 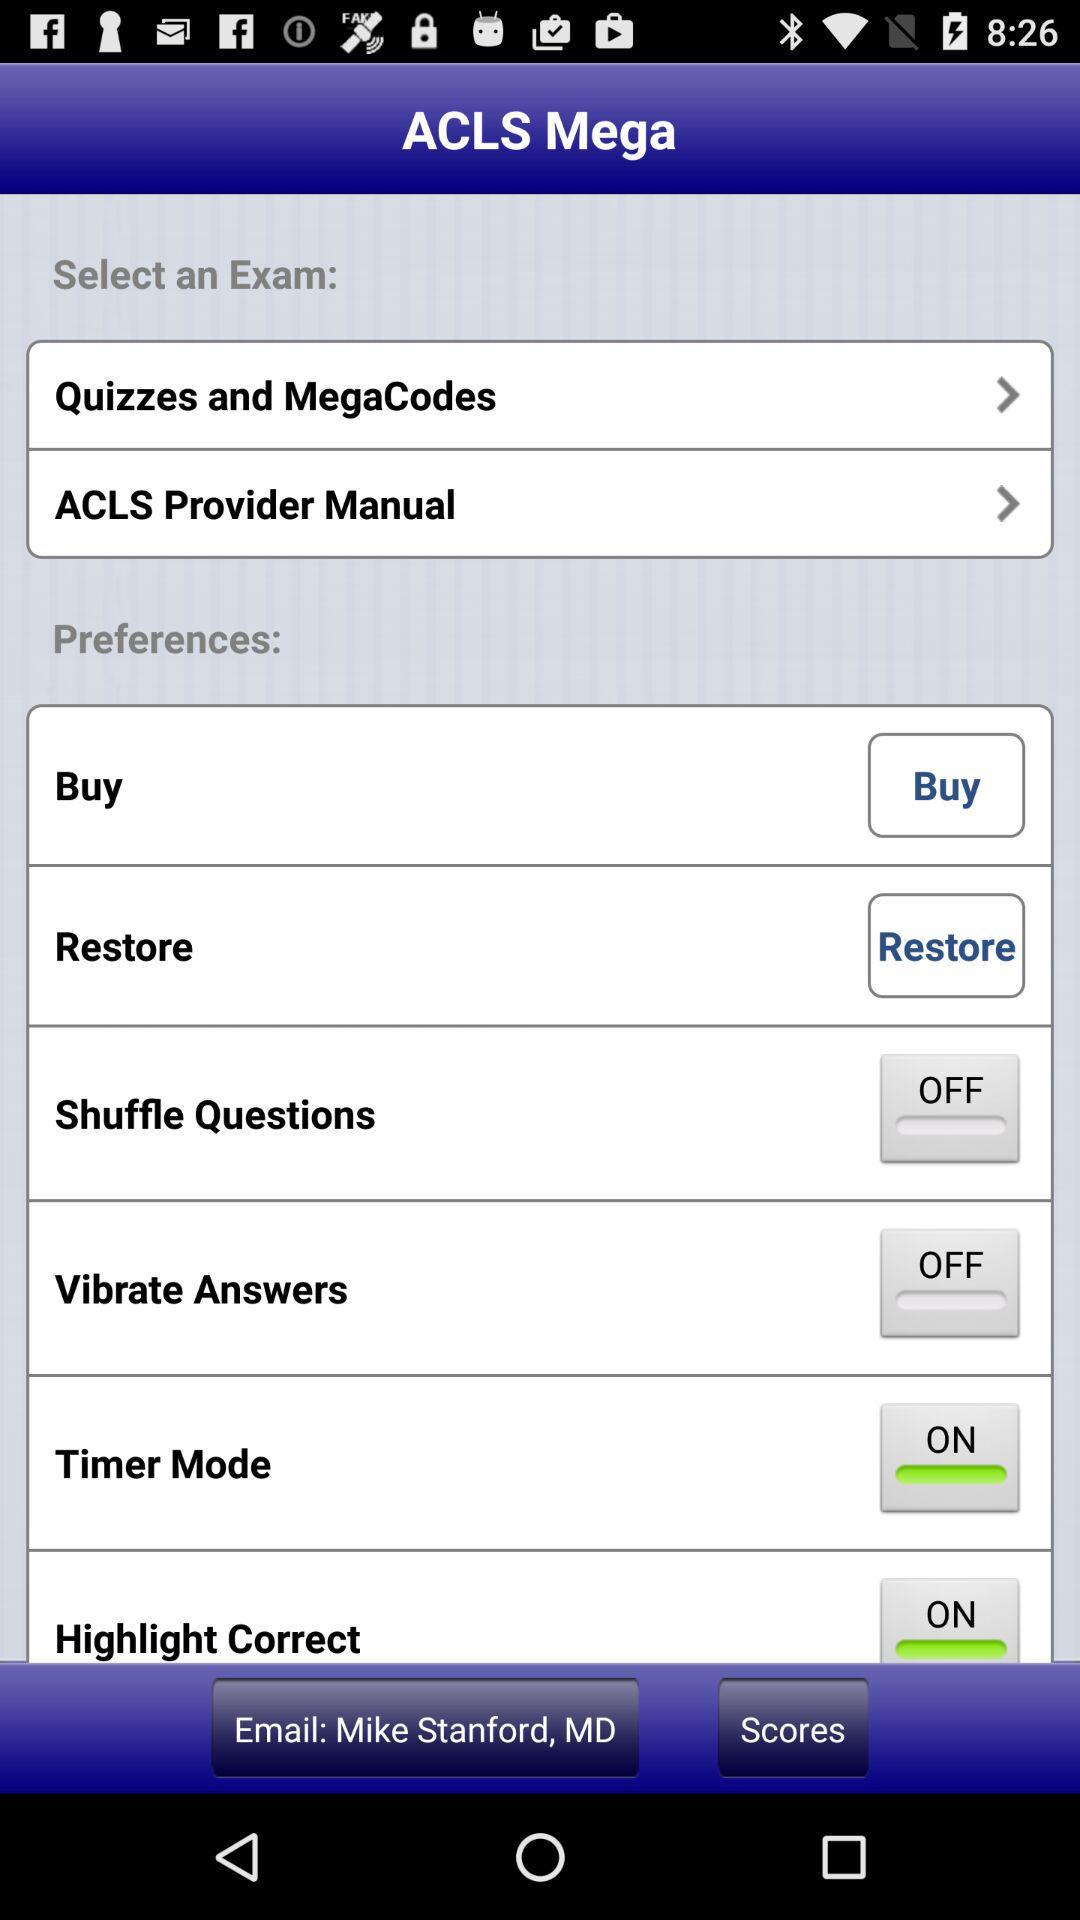 What do you see at coordinates (792, 1727) in the screenshot?
I see `the scores` at bounding box center [792, 1727].